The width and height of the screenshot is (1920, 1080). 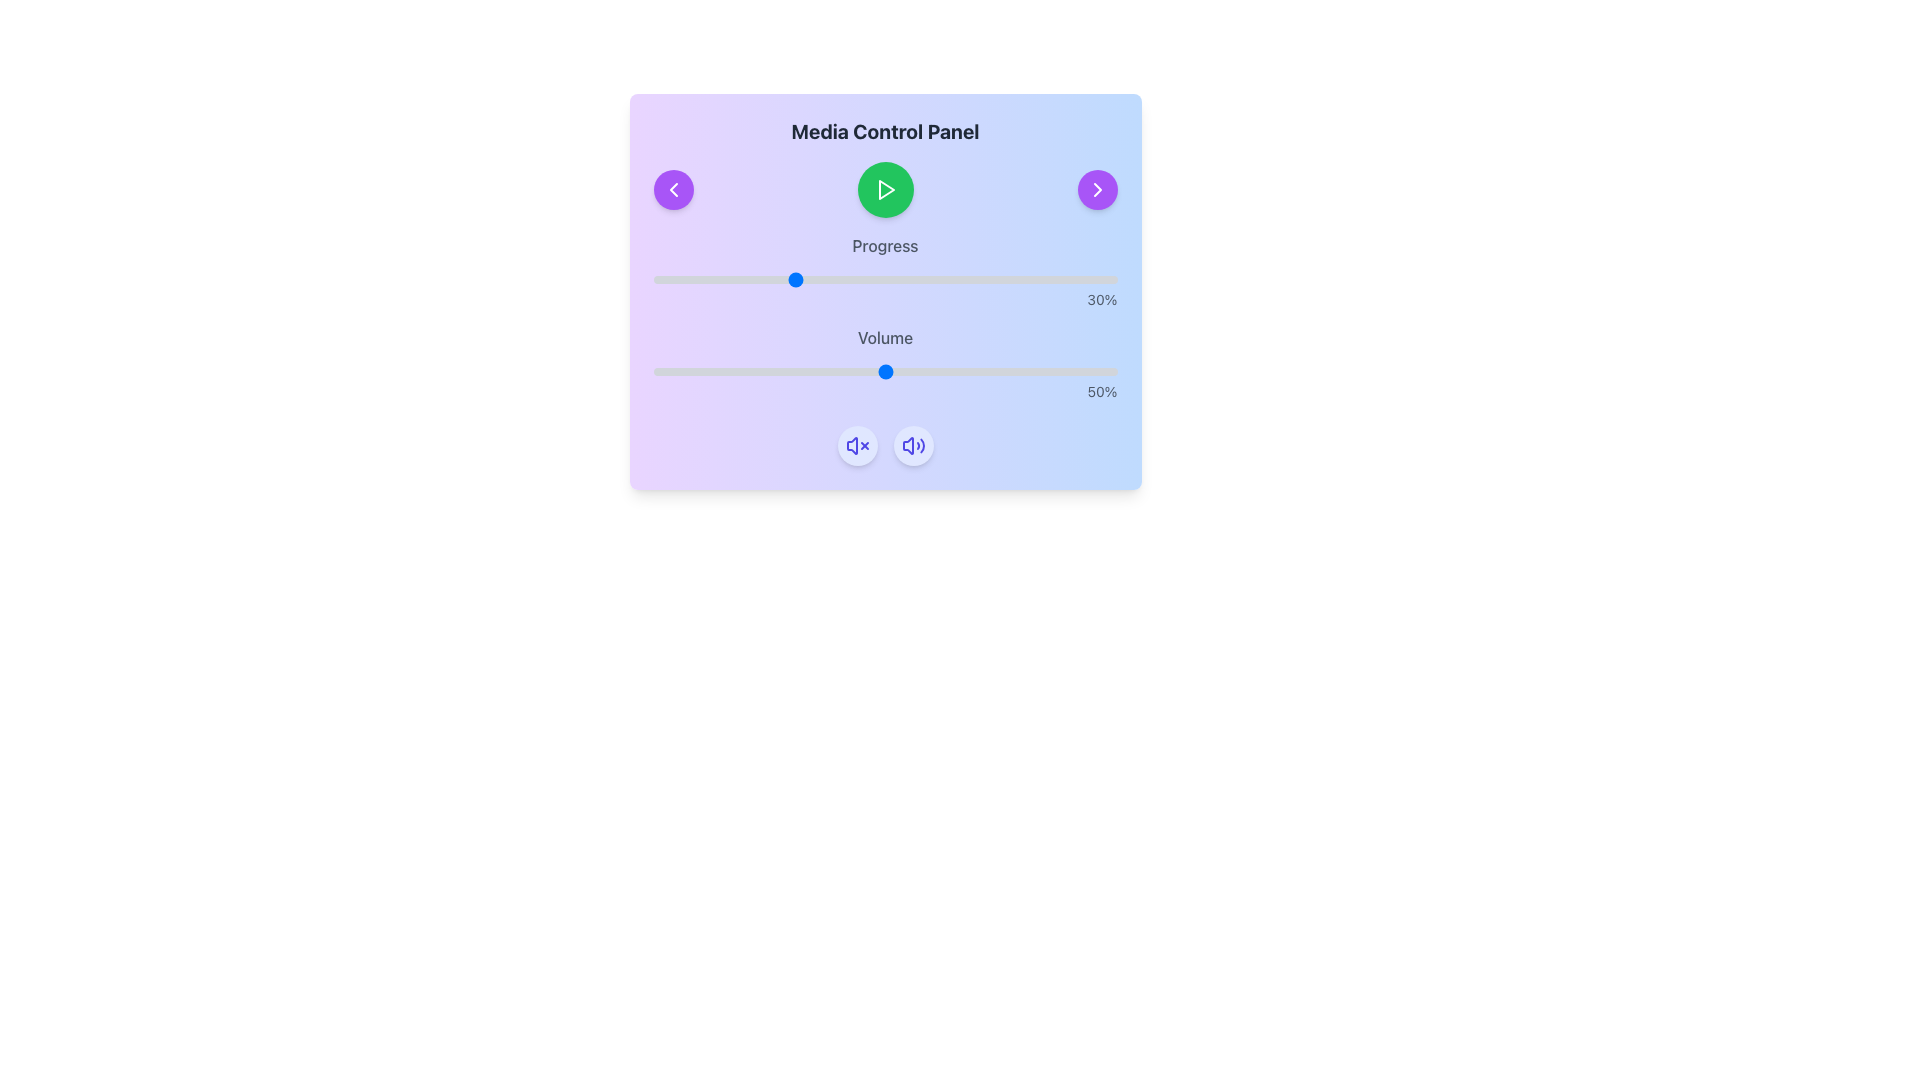 What do you see at coordinates (718, 371) in the screenshot?
I see `the slider value` at bounding box center [718, 371].